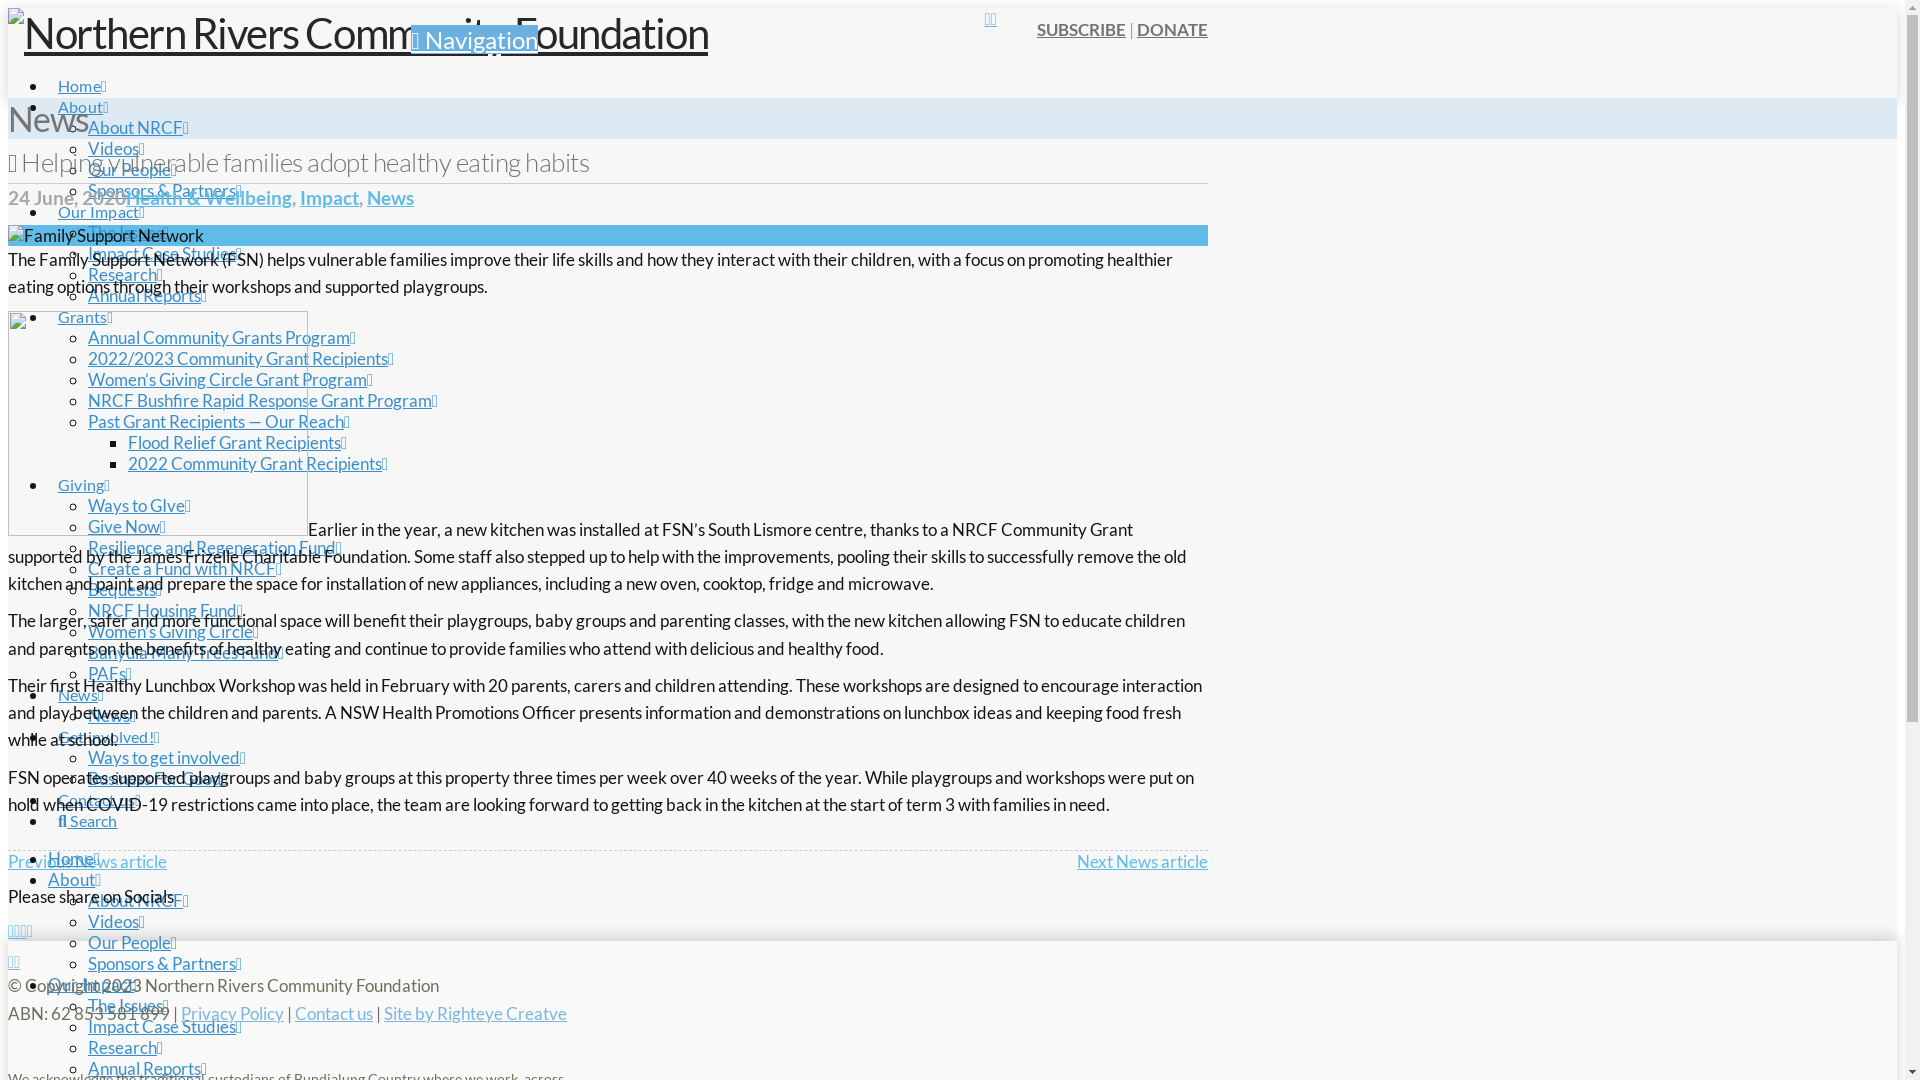 Image resolution: width=1920 pixels, height=1080 pixels. I want to click on 'Banyula Many Trees Fund', so click(186, 652).